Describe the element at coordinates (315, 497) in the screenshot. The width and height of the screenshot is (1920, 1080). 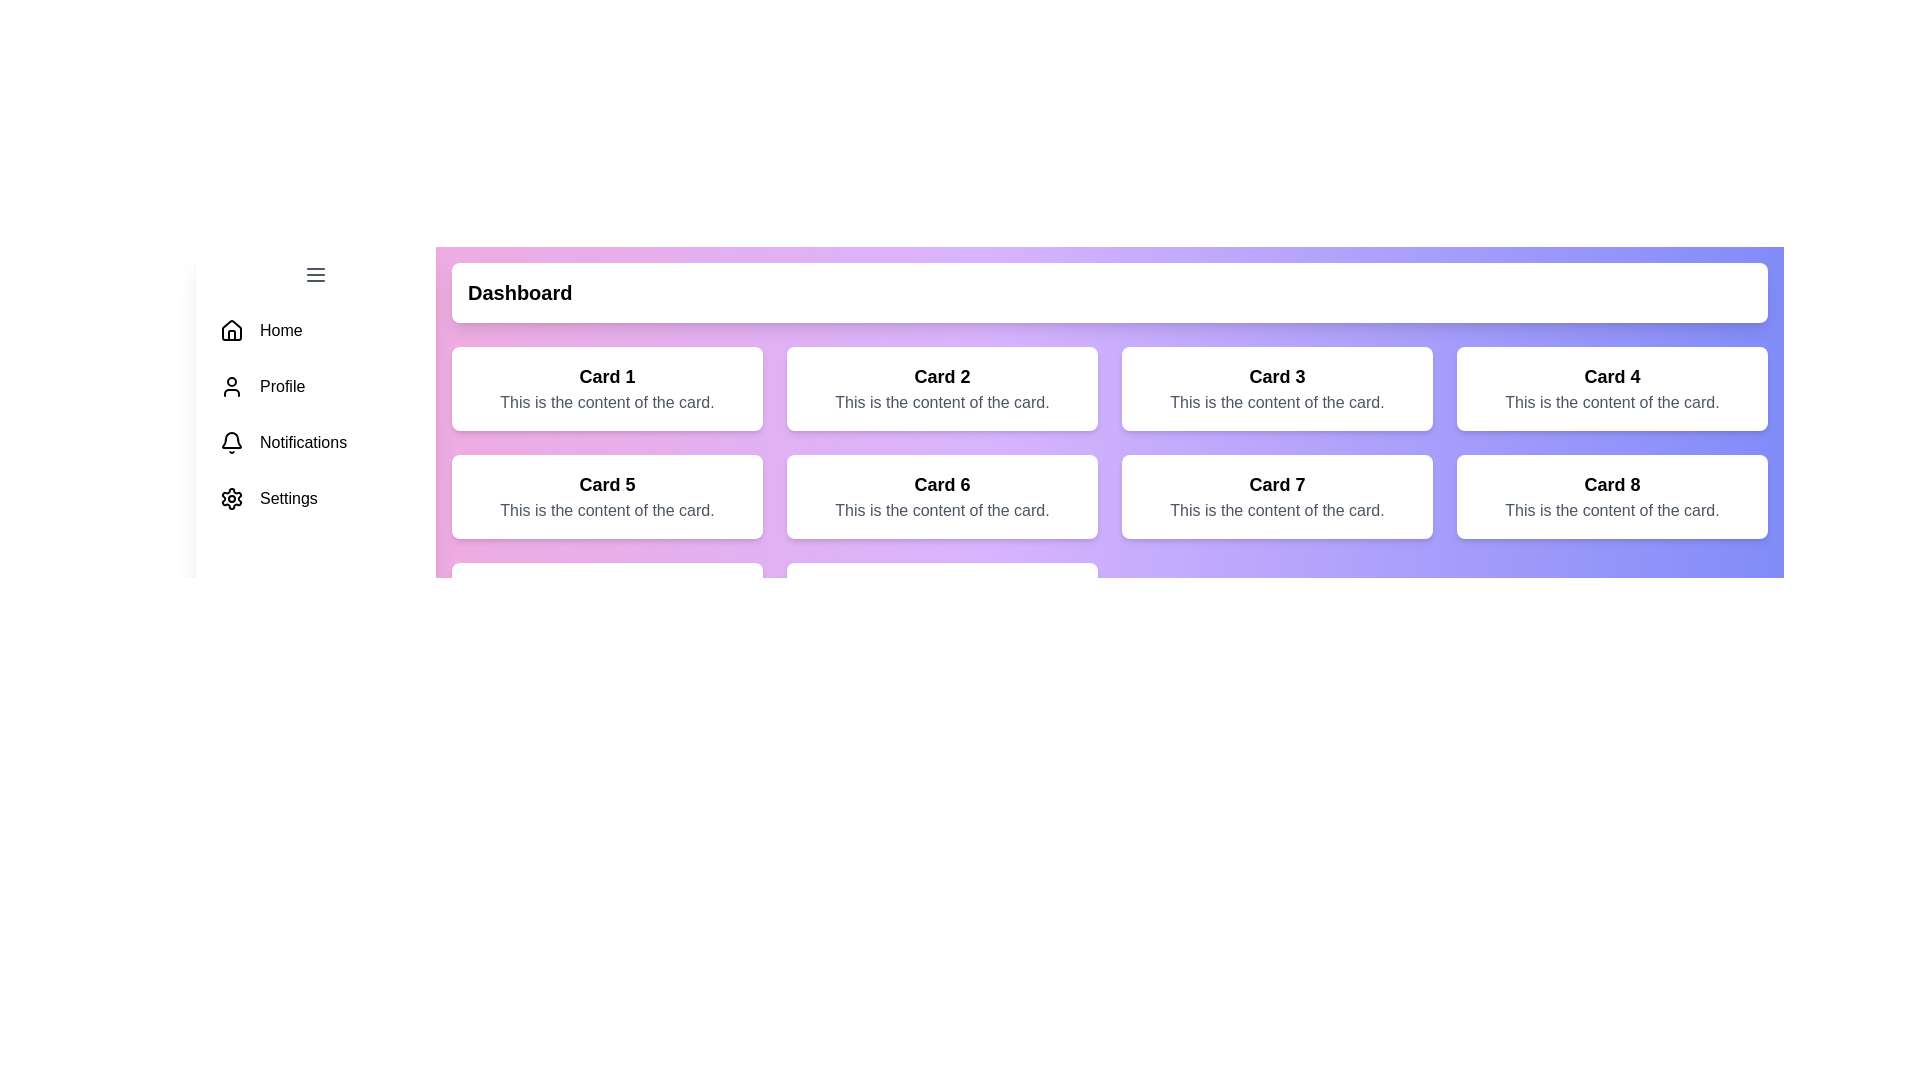
I see `the menu item Settings to navigate` at that location.